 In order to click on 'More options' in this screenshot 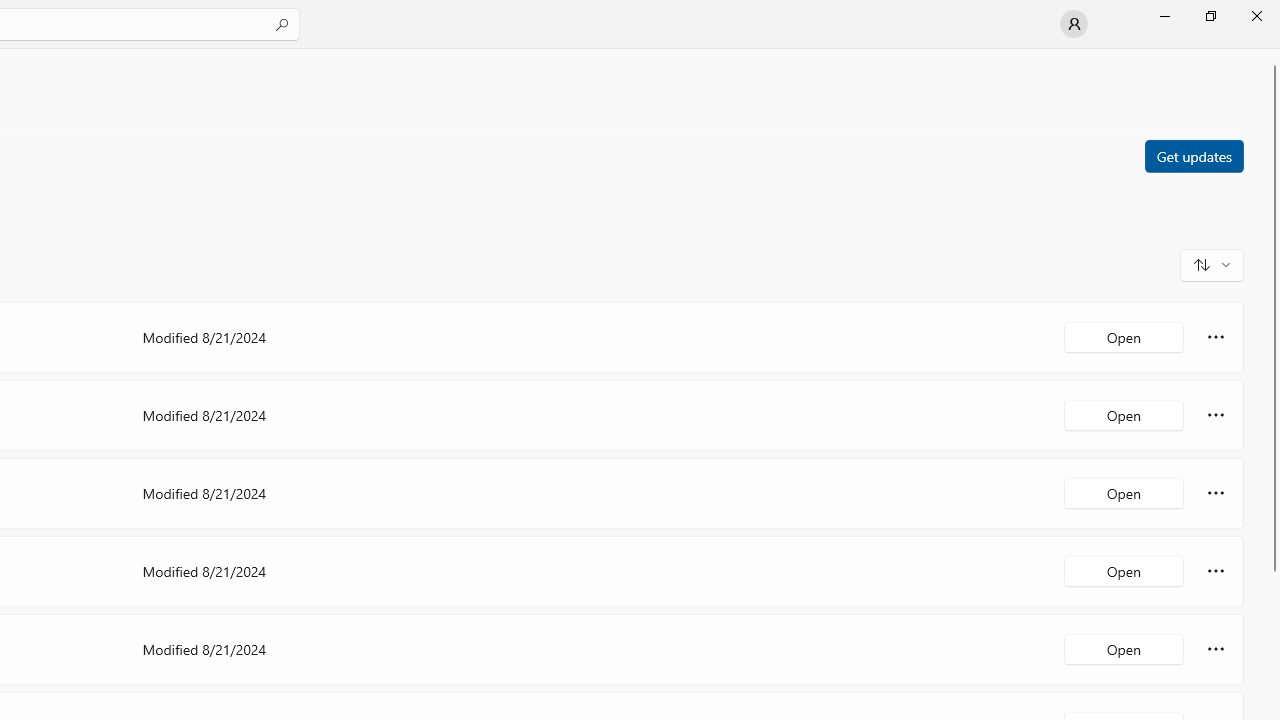, I will do `click(1215, 649)`.